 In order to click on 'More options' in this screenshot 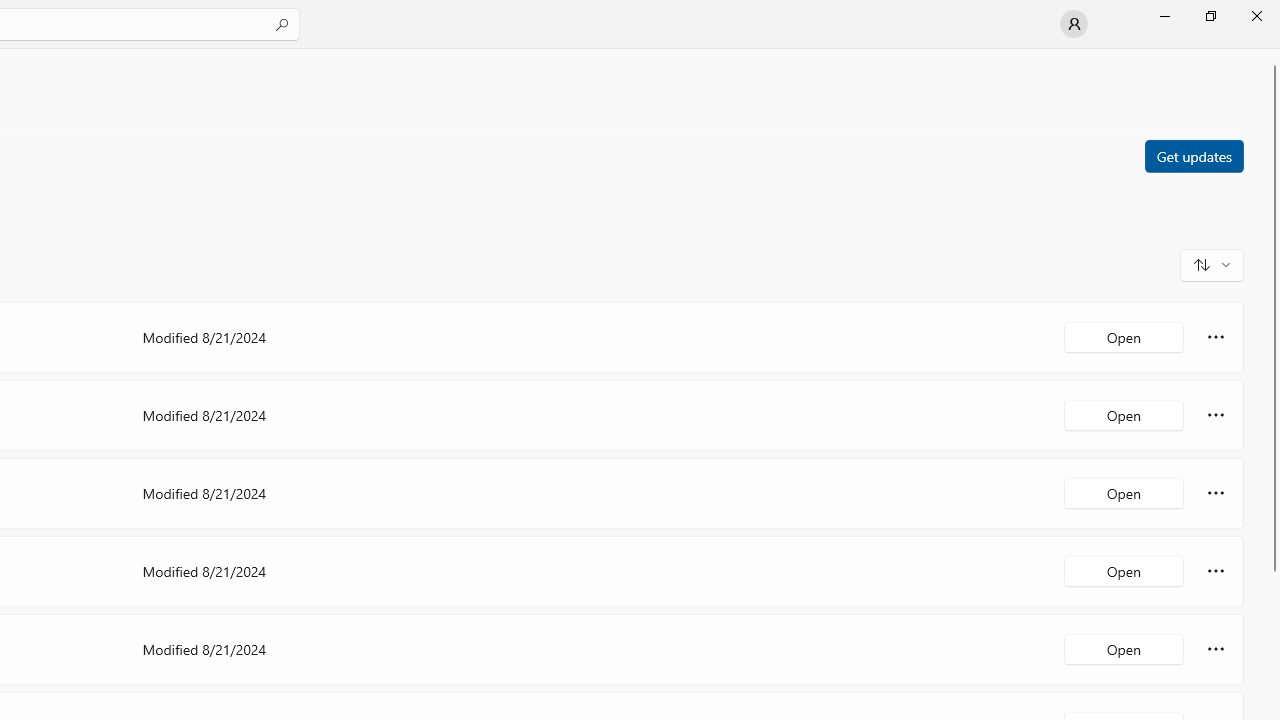, I will do `click(1215, 649)`.